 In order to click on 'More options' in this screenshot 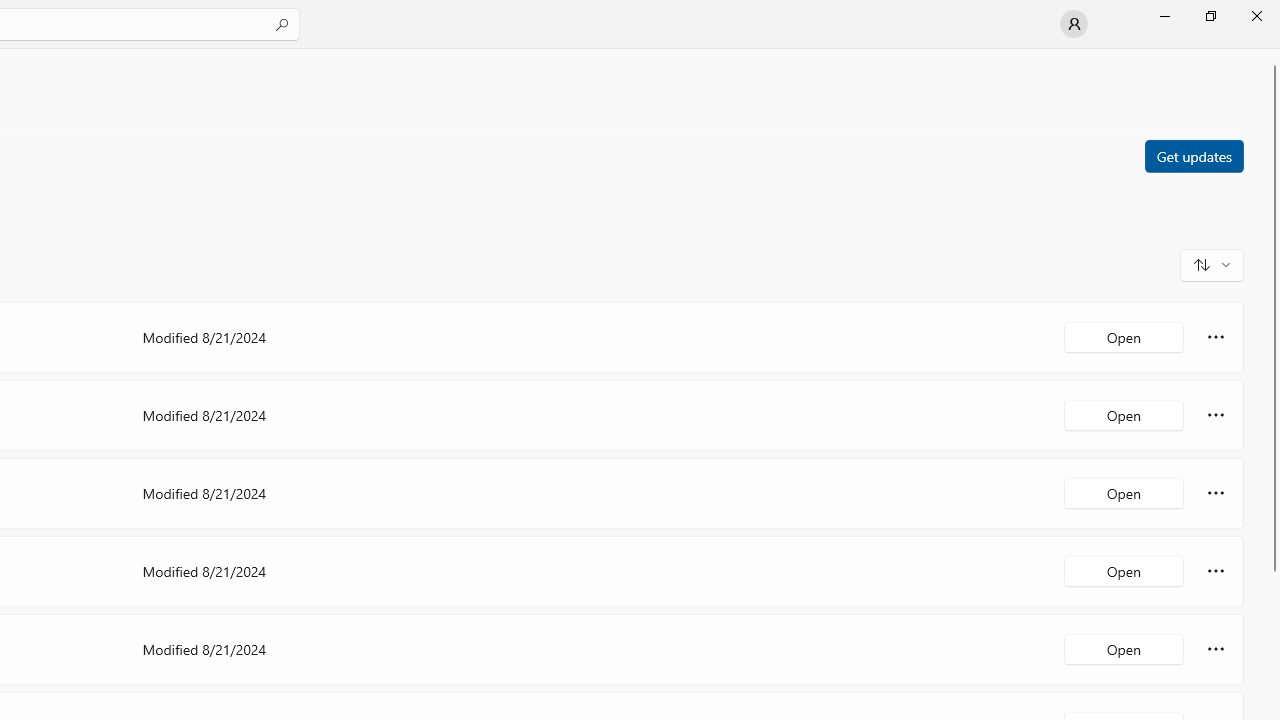, I will do `click(1215, 649)`.